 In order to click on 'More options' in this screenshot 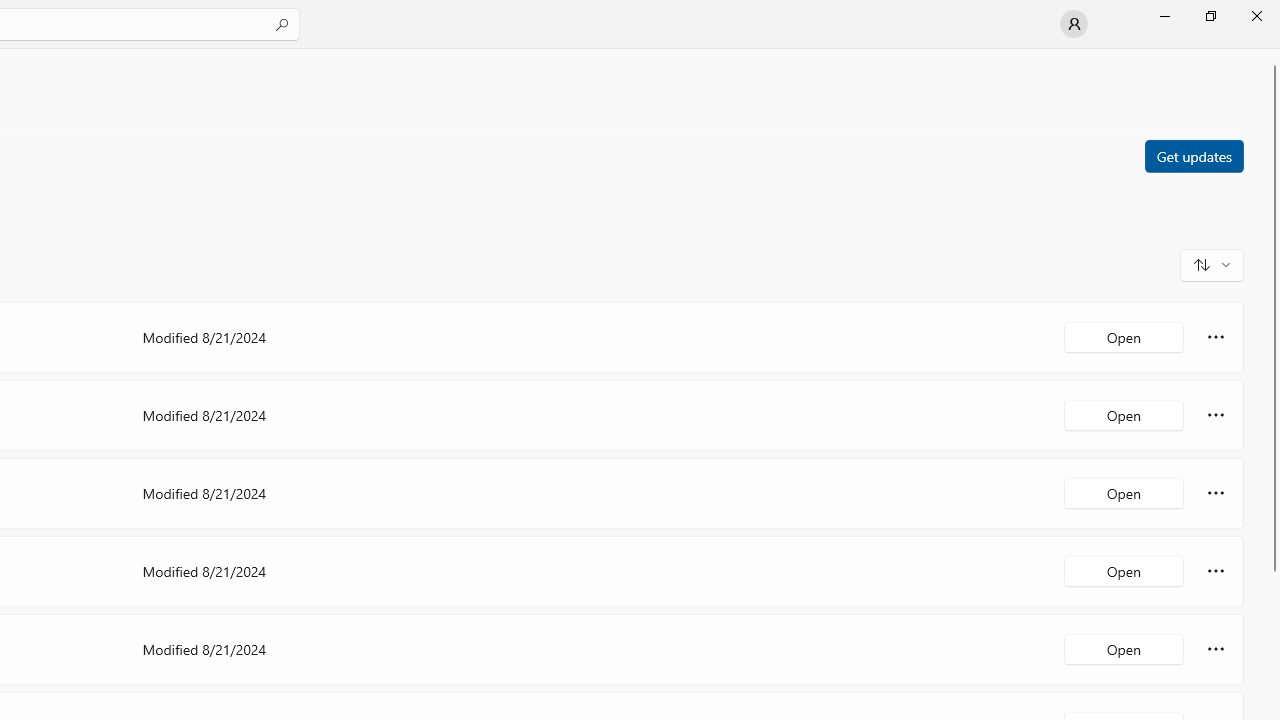, I will do `click(1215, 649)`.